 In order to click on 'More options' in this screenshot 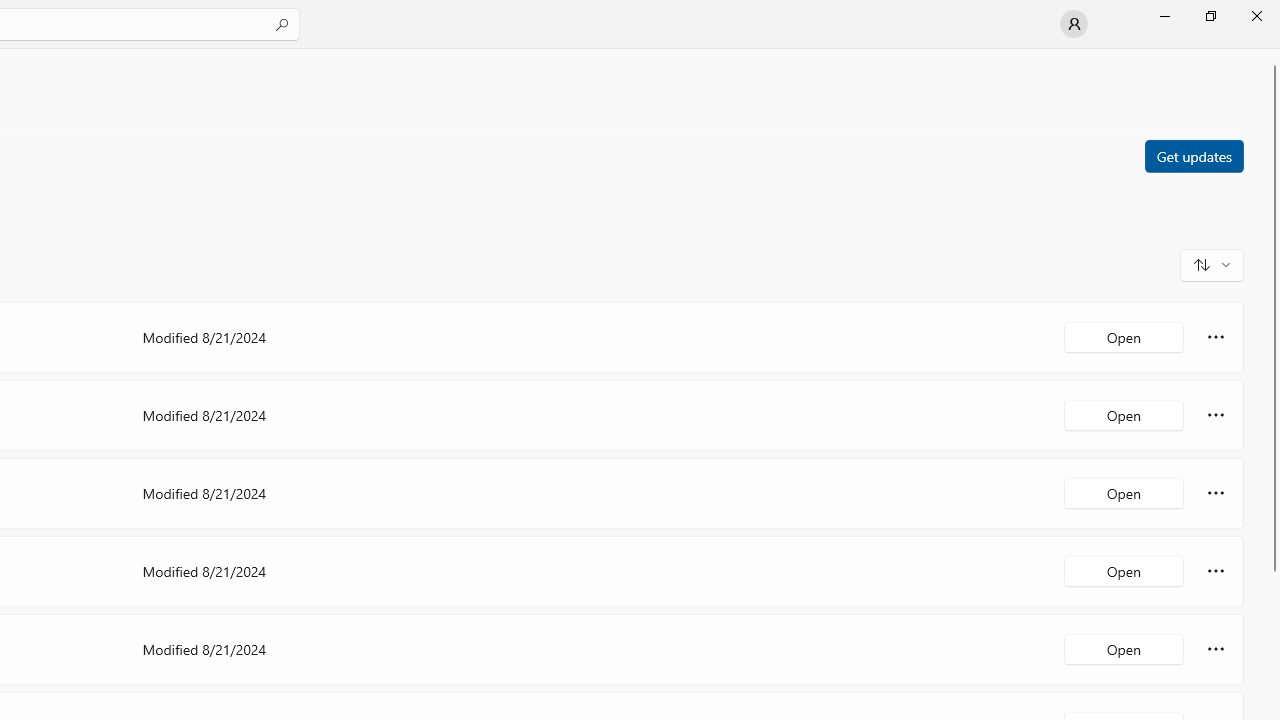, I will do `click(1215, 649)`.